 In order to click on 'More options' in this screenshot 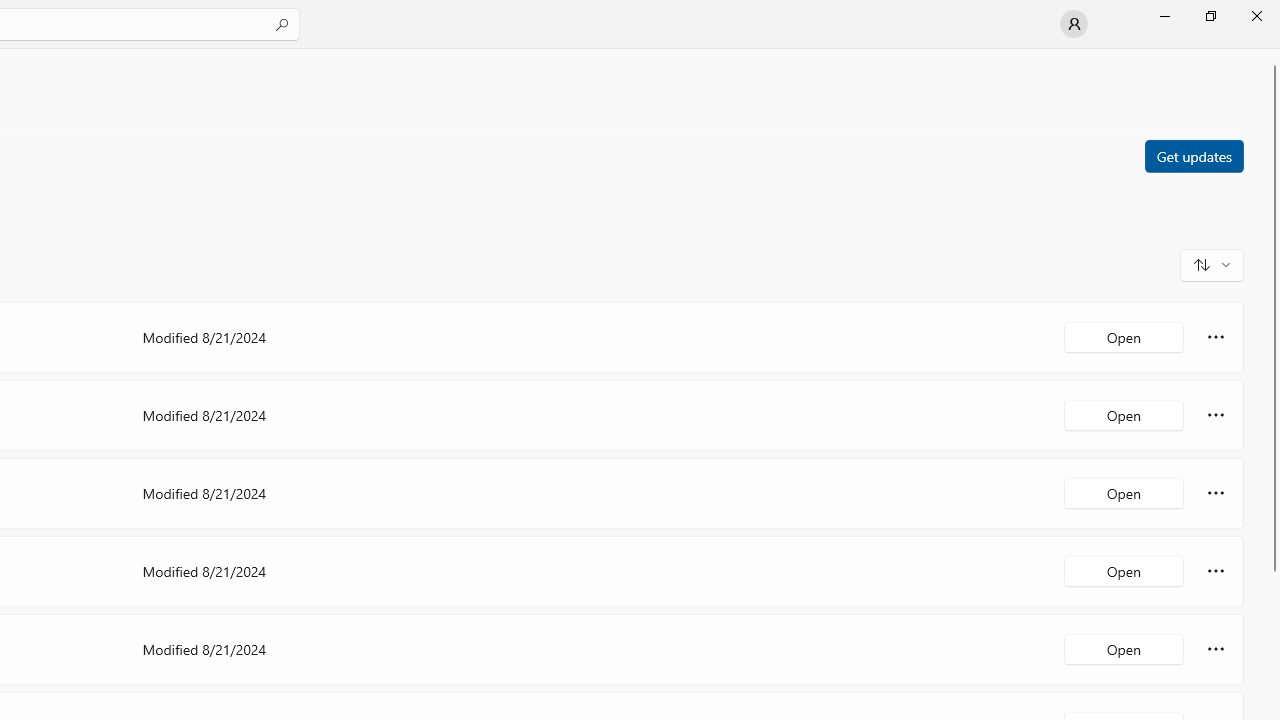, I will do `click(1215, 649)`.